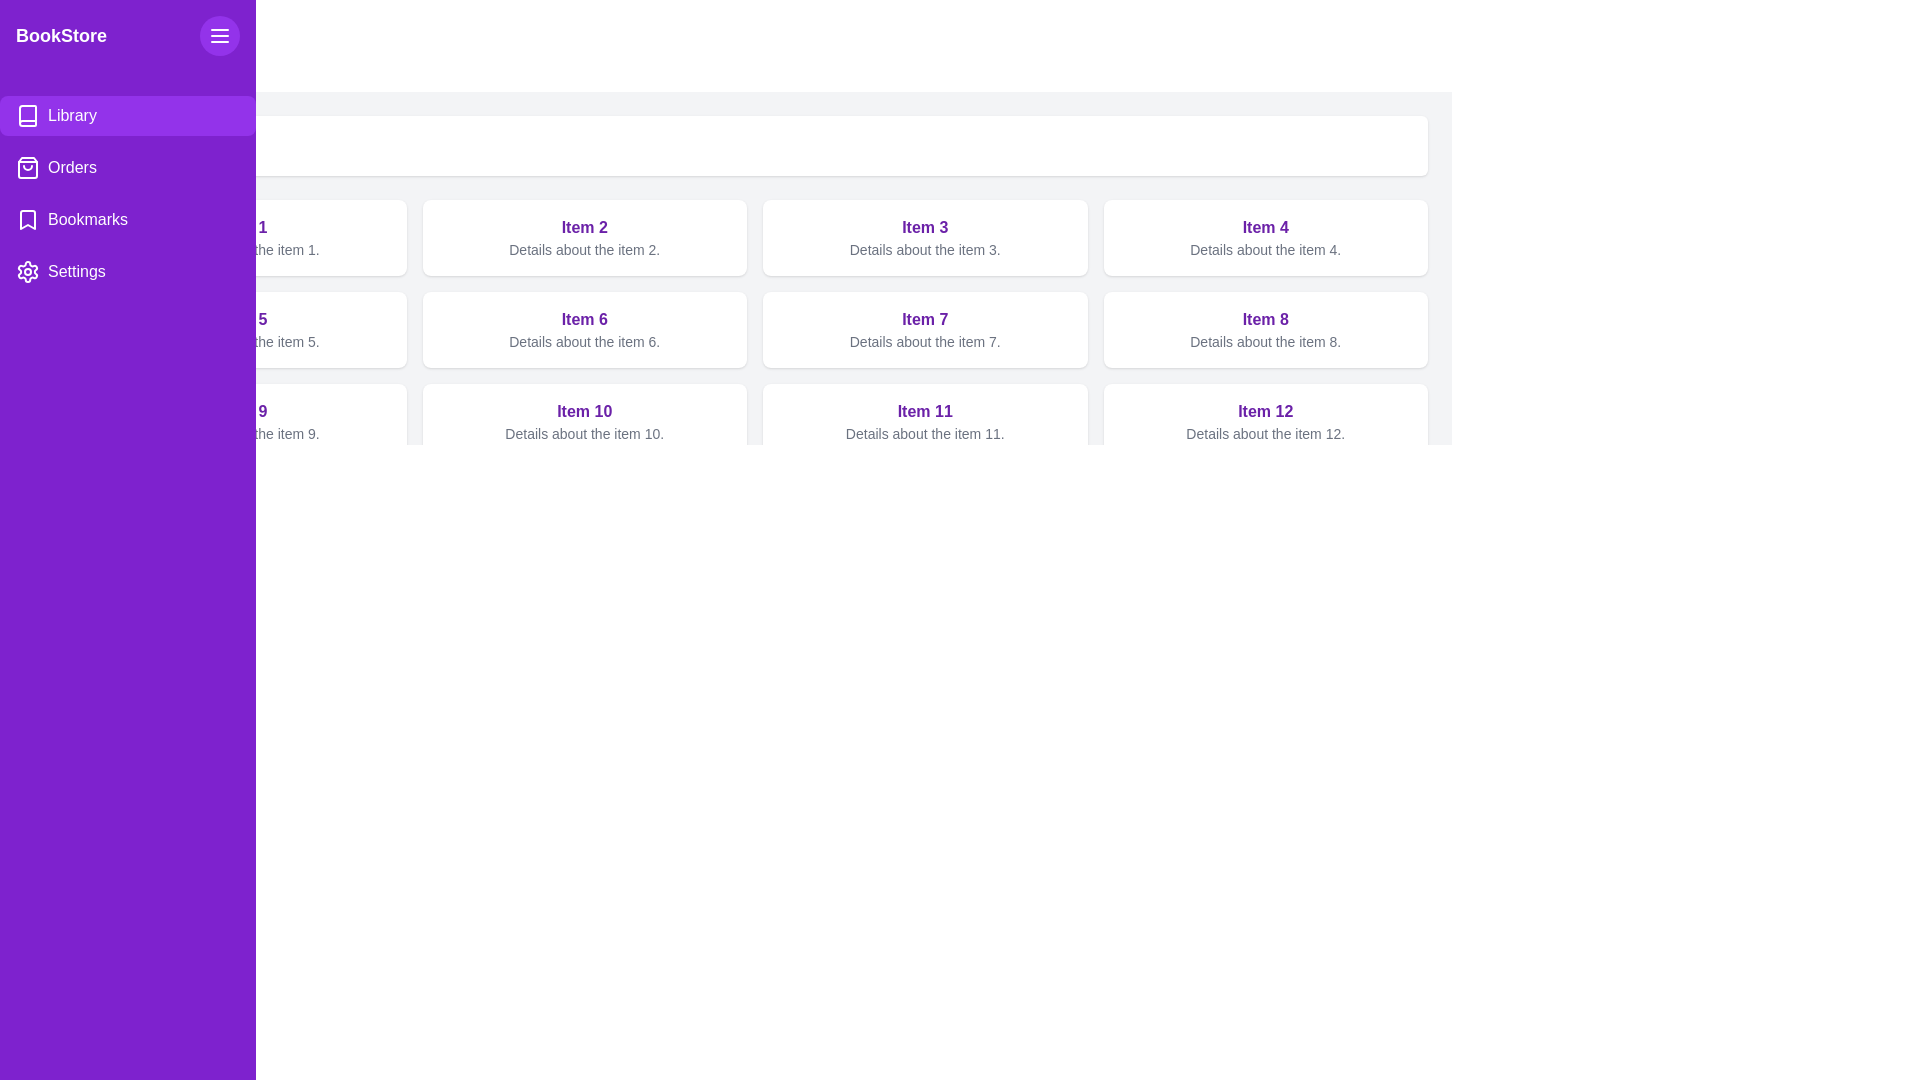 The image size is (1920, 1080). I want to click on the circular purple menu button located at the top-left corner of the application interface, so click(220, 35).